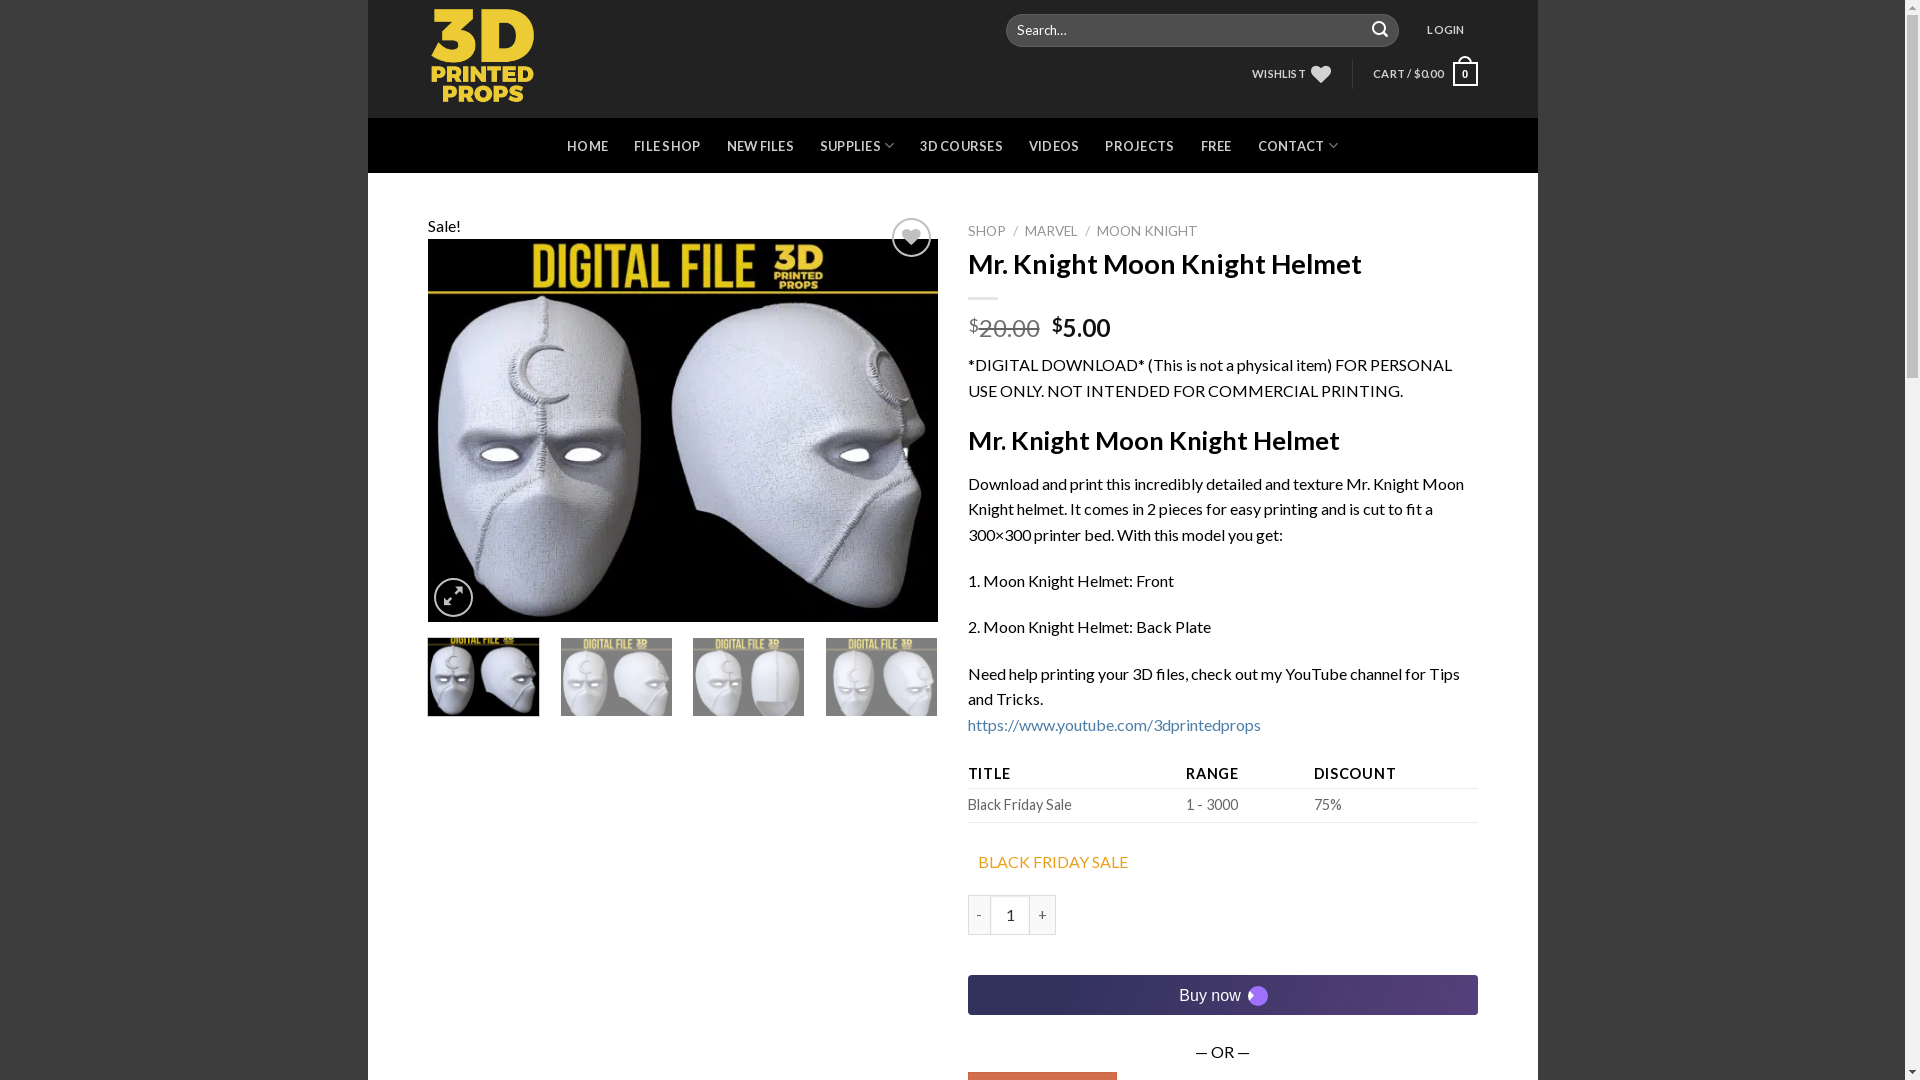 This screenshot has height=1080, width=1920. What do you see at coordinates (1139, 145) in the screenshot?
I see `'PROJECTS'` at bounding box center [1139, 145].